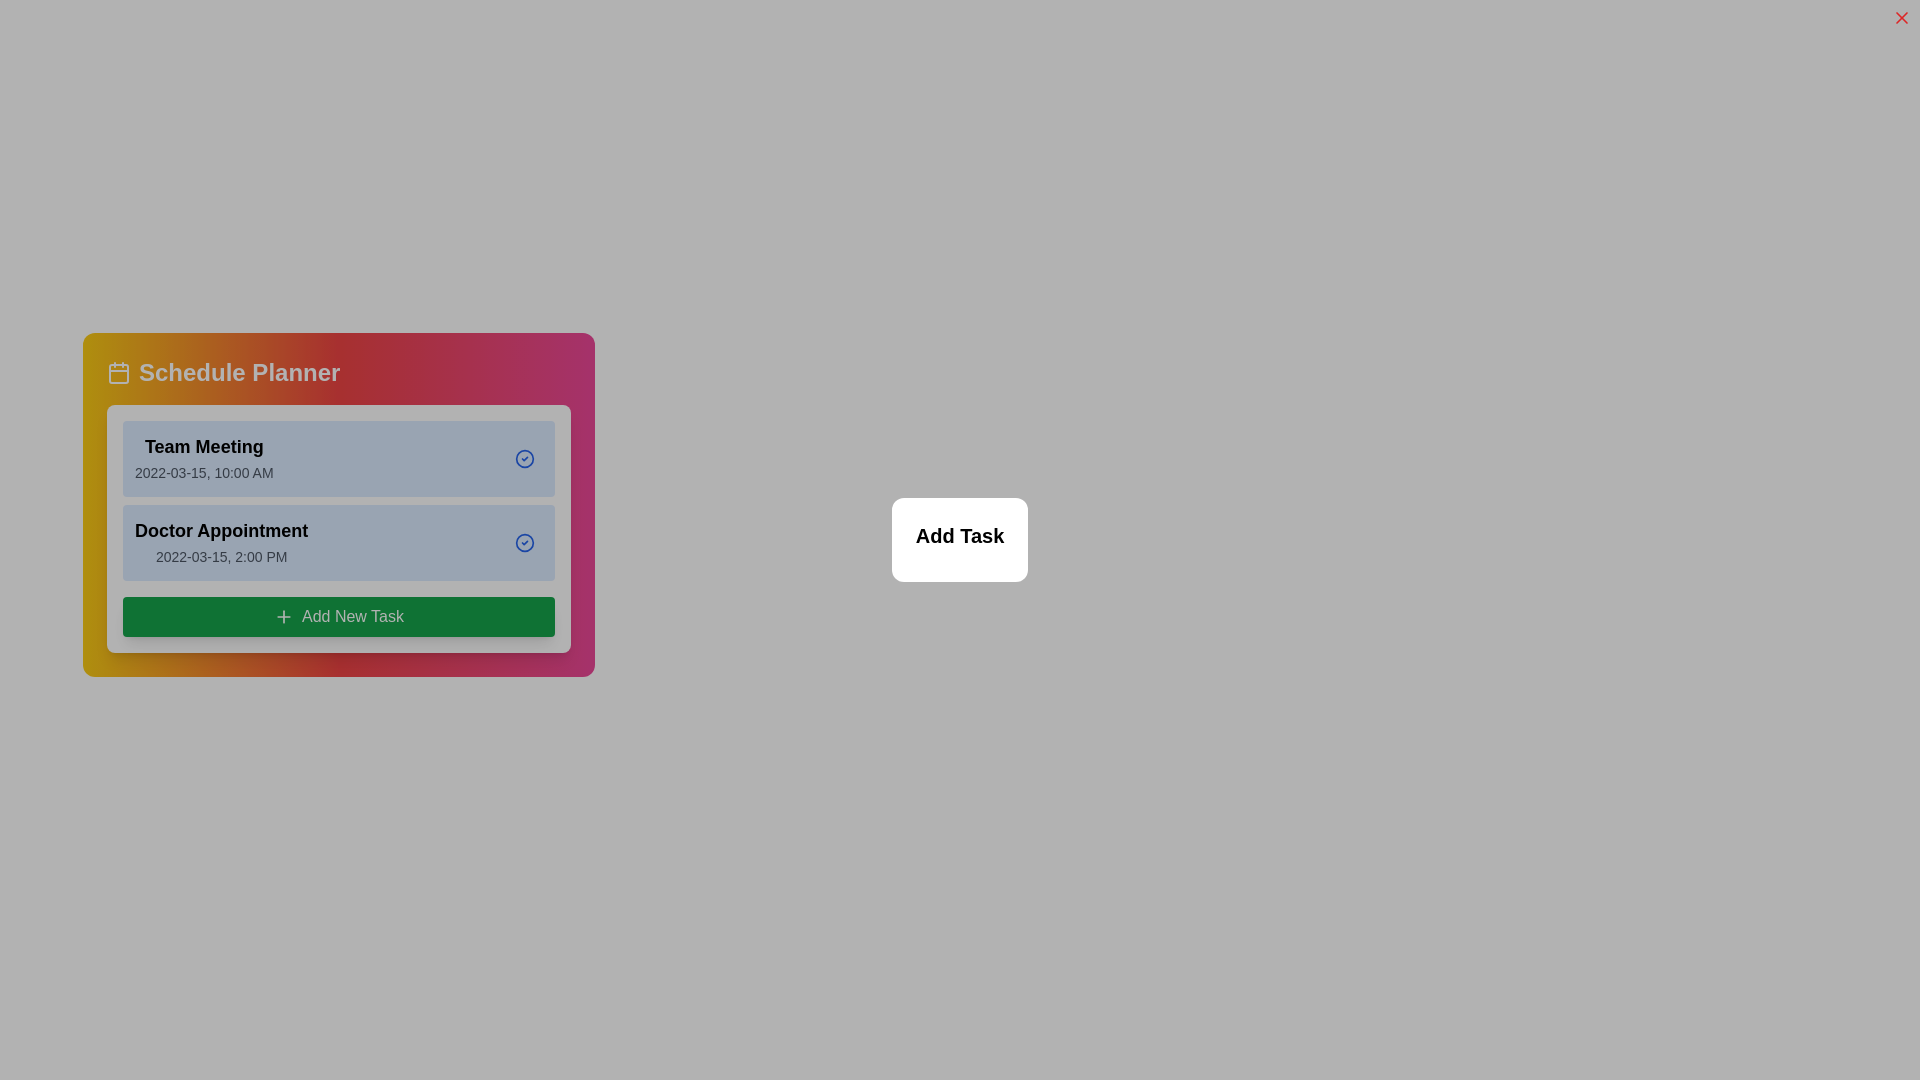 Image resolution: width=1920 pixels, height=1080 pixels. What do you see at coordinates (221, 556) in the screenshot?
I see `the static text UI component that displays the scheduled date and time for the 'Doctor Appointment' event, located below the 'Doctor Appointment' text` at bounding box center [221, 556].